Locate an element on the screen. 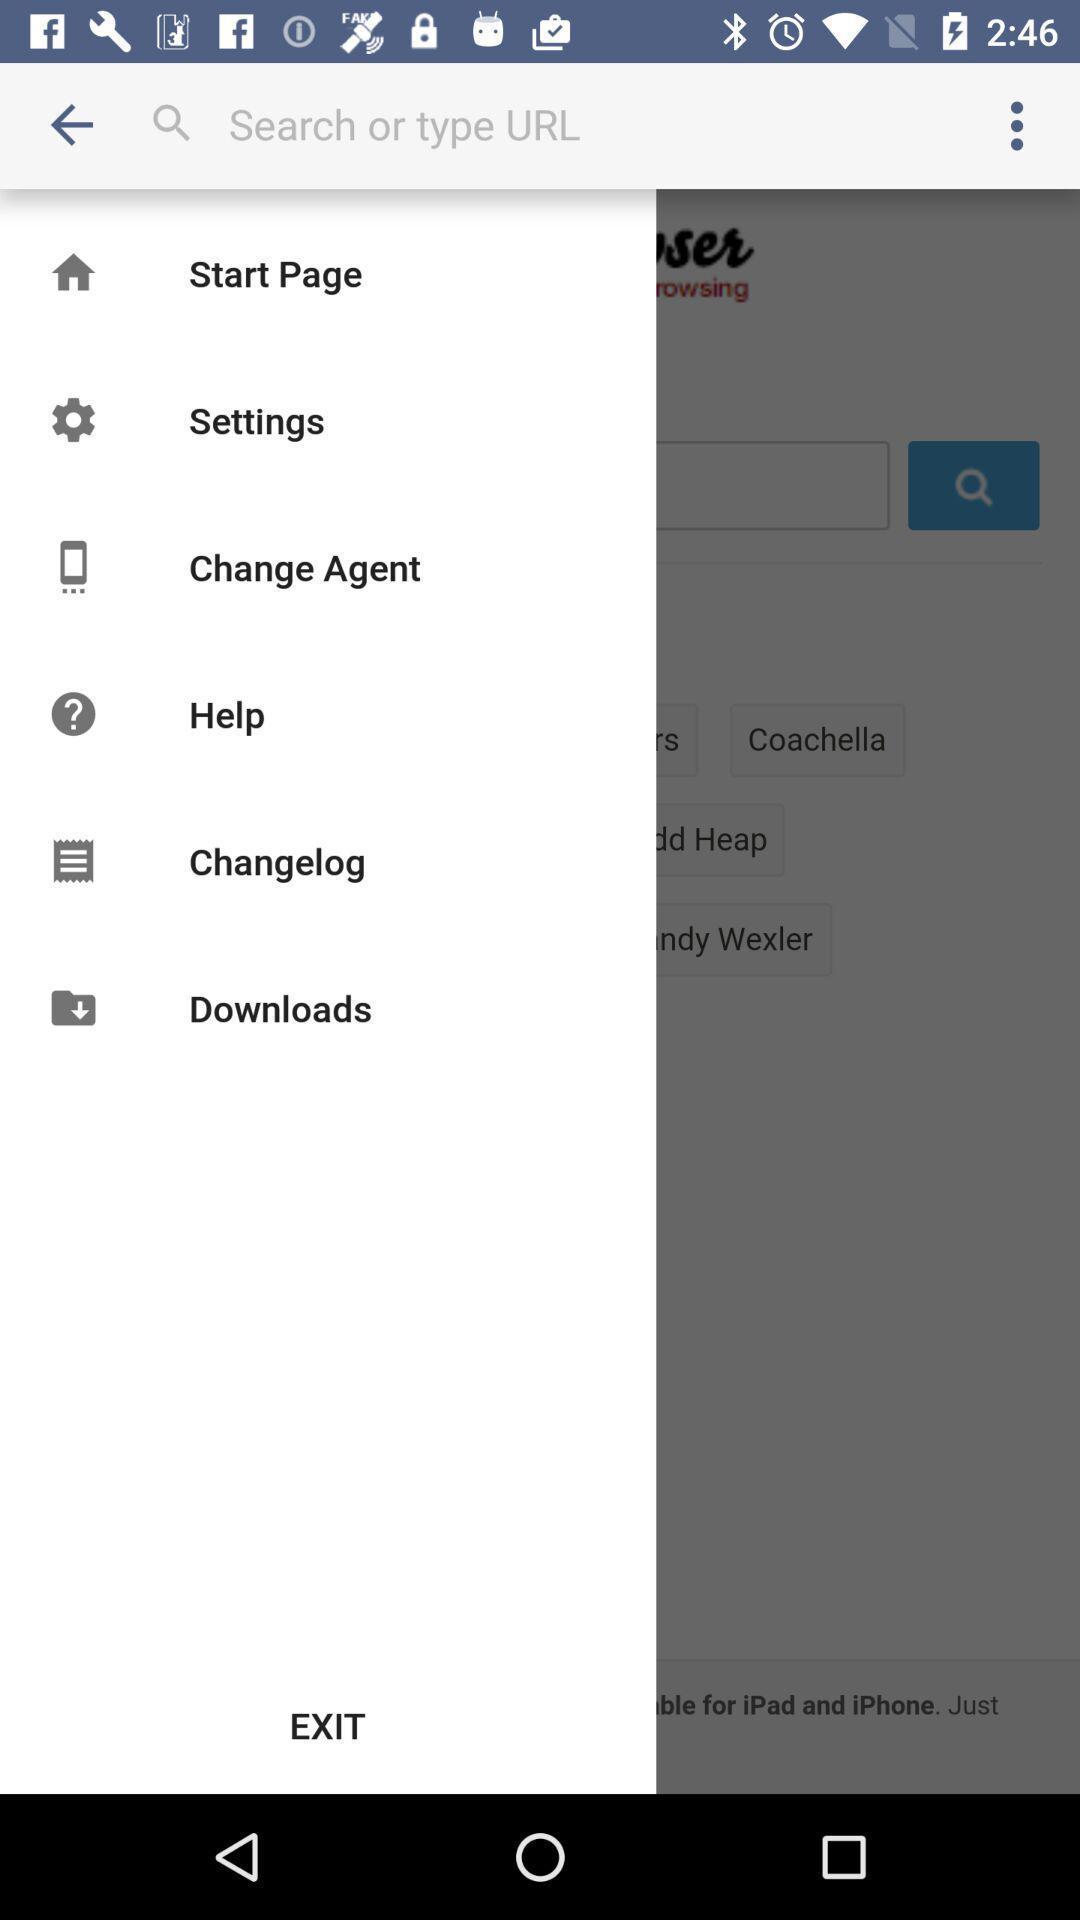 The height and width of the screenshot is (1920, 1080). icon below help icon is located at coordinates (277, 860).